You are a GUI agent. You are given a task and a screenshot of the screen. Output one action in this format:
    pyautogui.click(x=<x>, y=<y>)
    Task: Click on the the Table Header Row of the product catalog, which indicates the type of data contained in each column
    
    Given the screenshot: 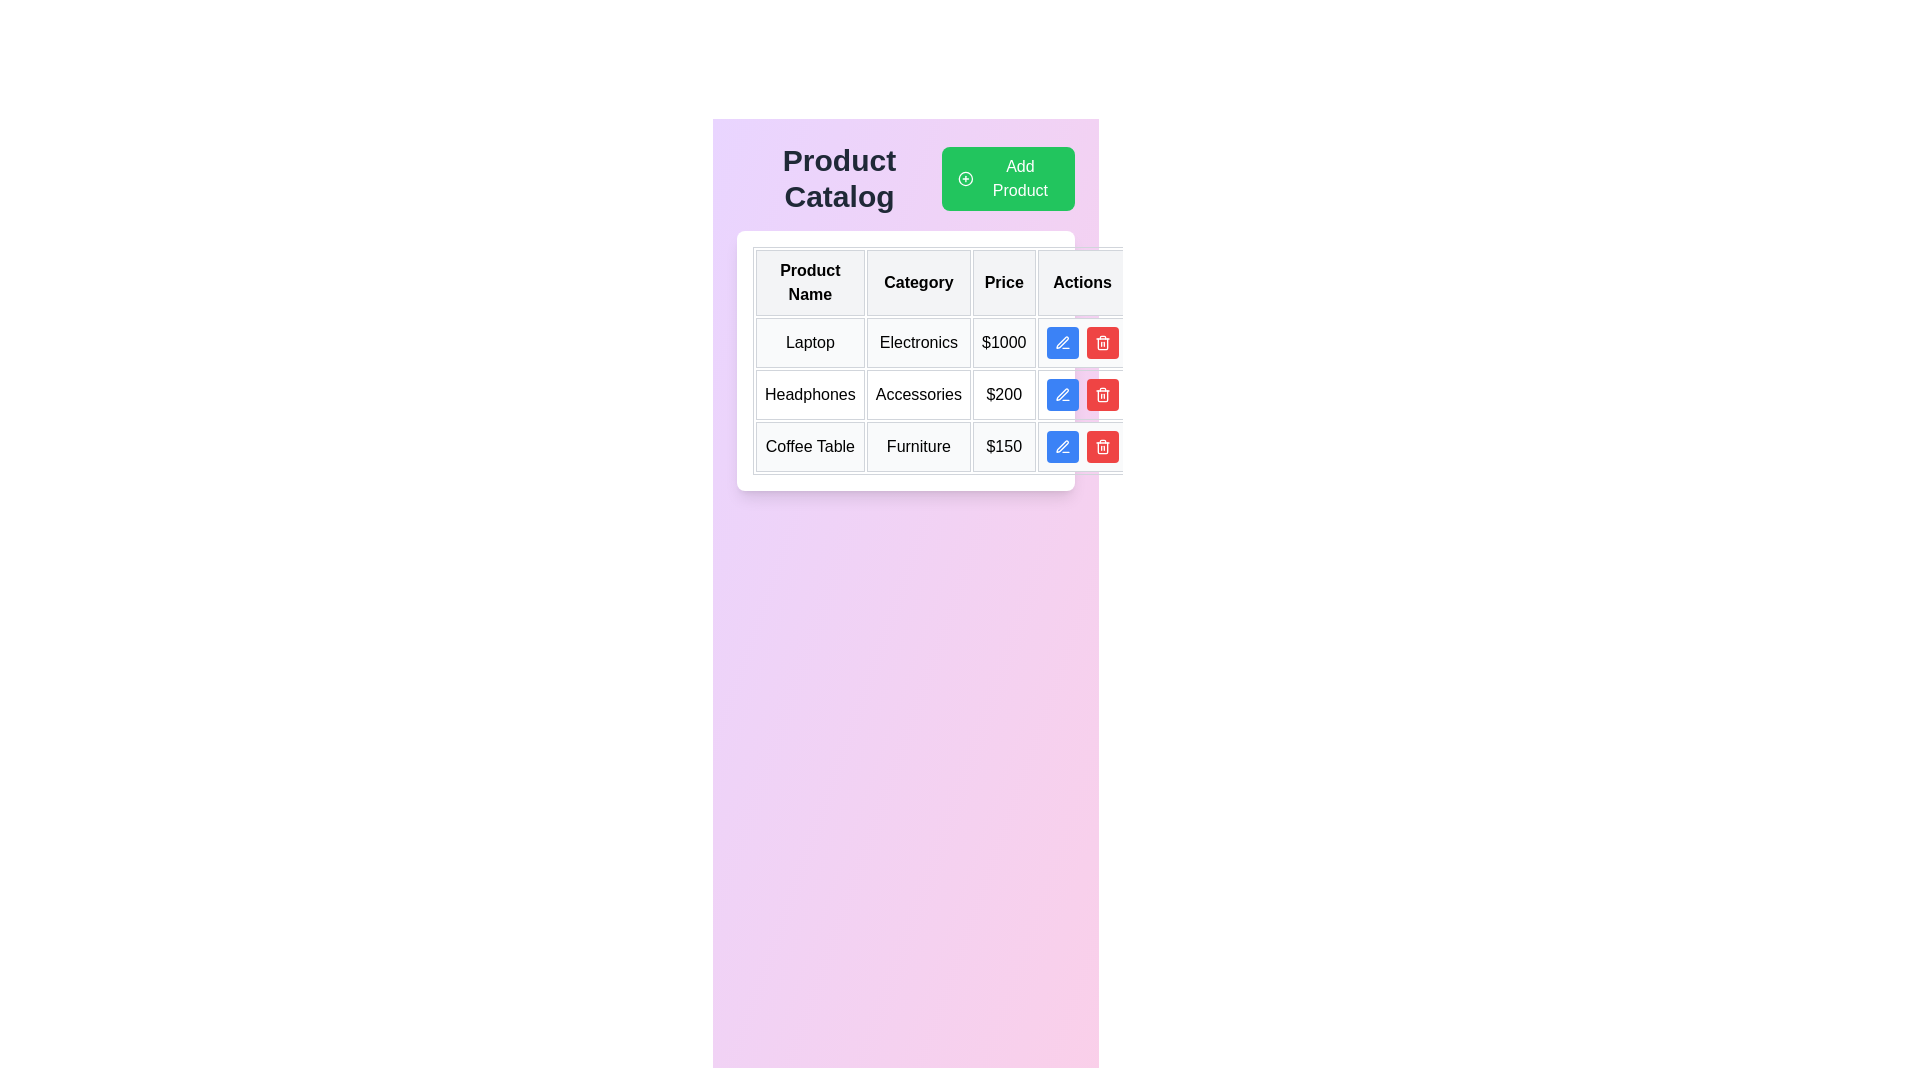 What is the action you would take?
    pyautogui.click(x=940, y=282)
    